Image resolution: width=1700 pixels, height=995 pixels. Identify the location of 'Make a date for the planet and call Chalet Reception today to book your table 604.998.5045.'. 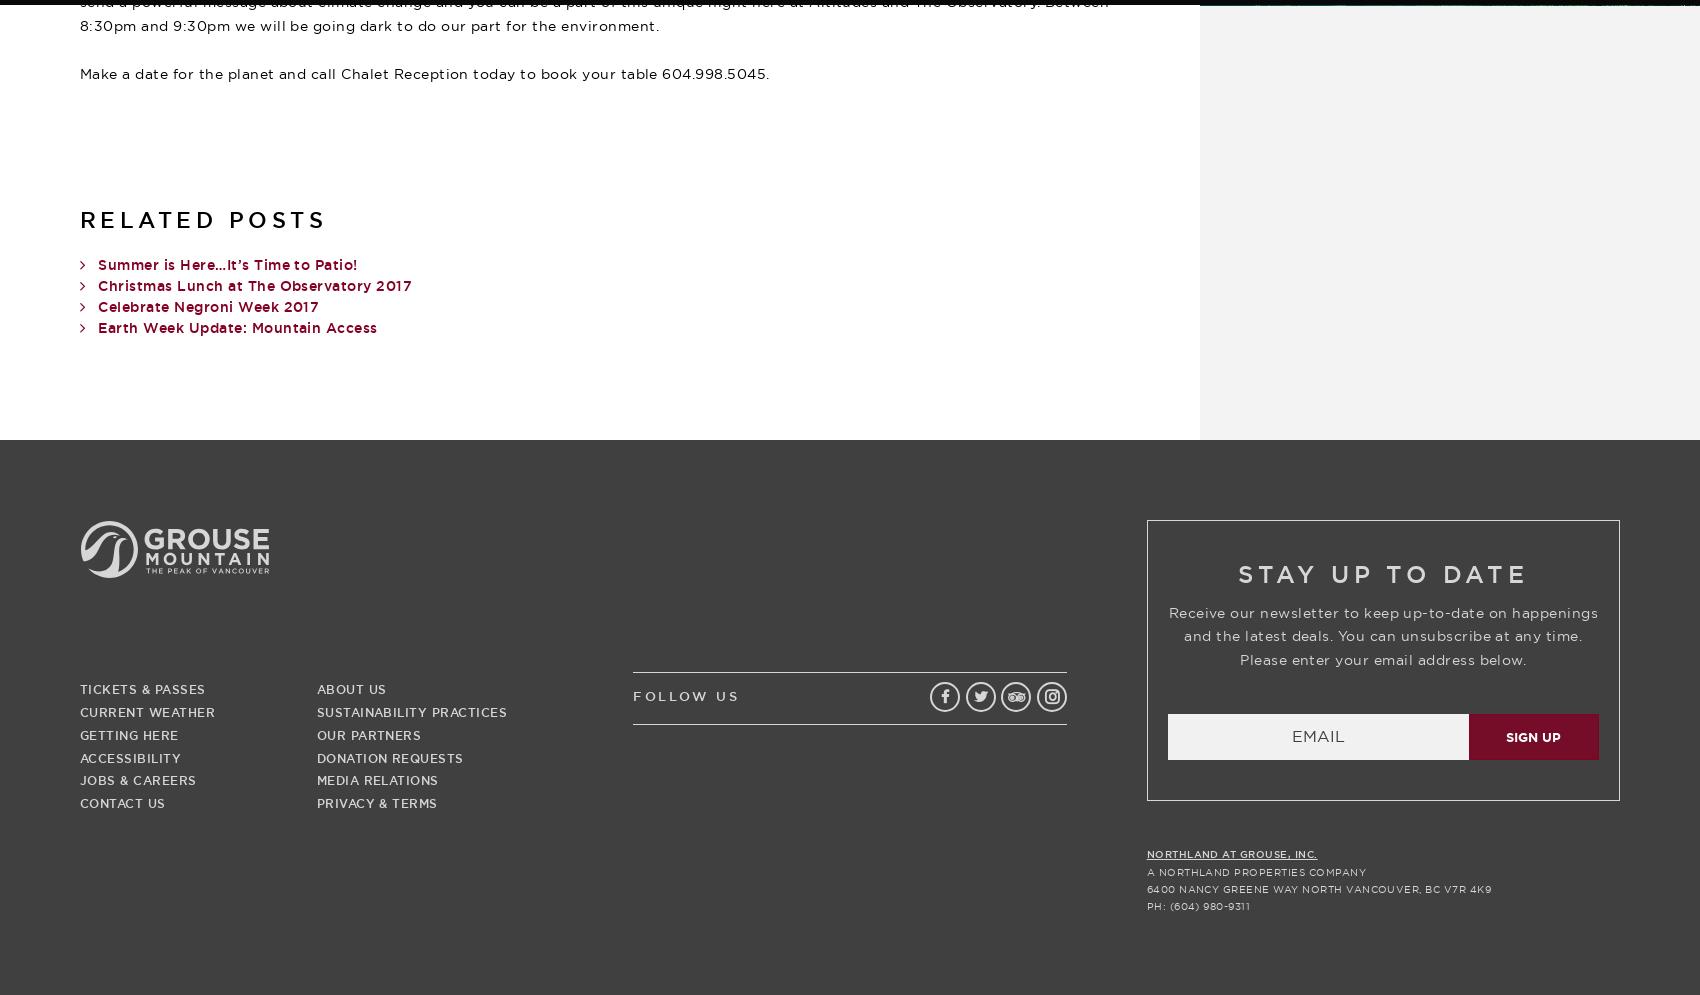
(423, 73).